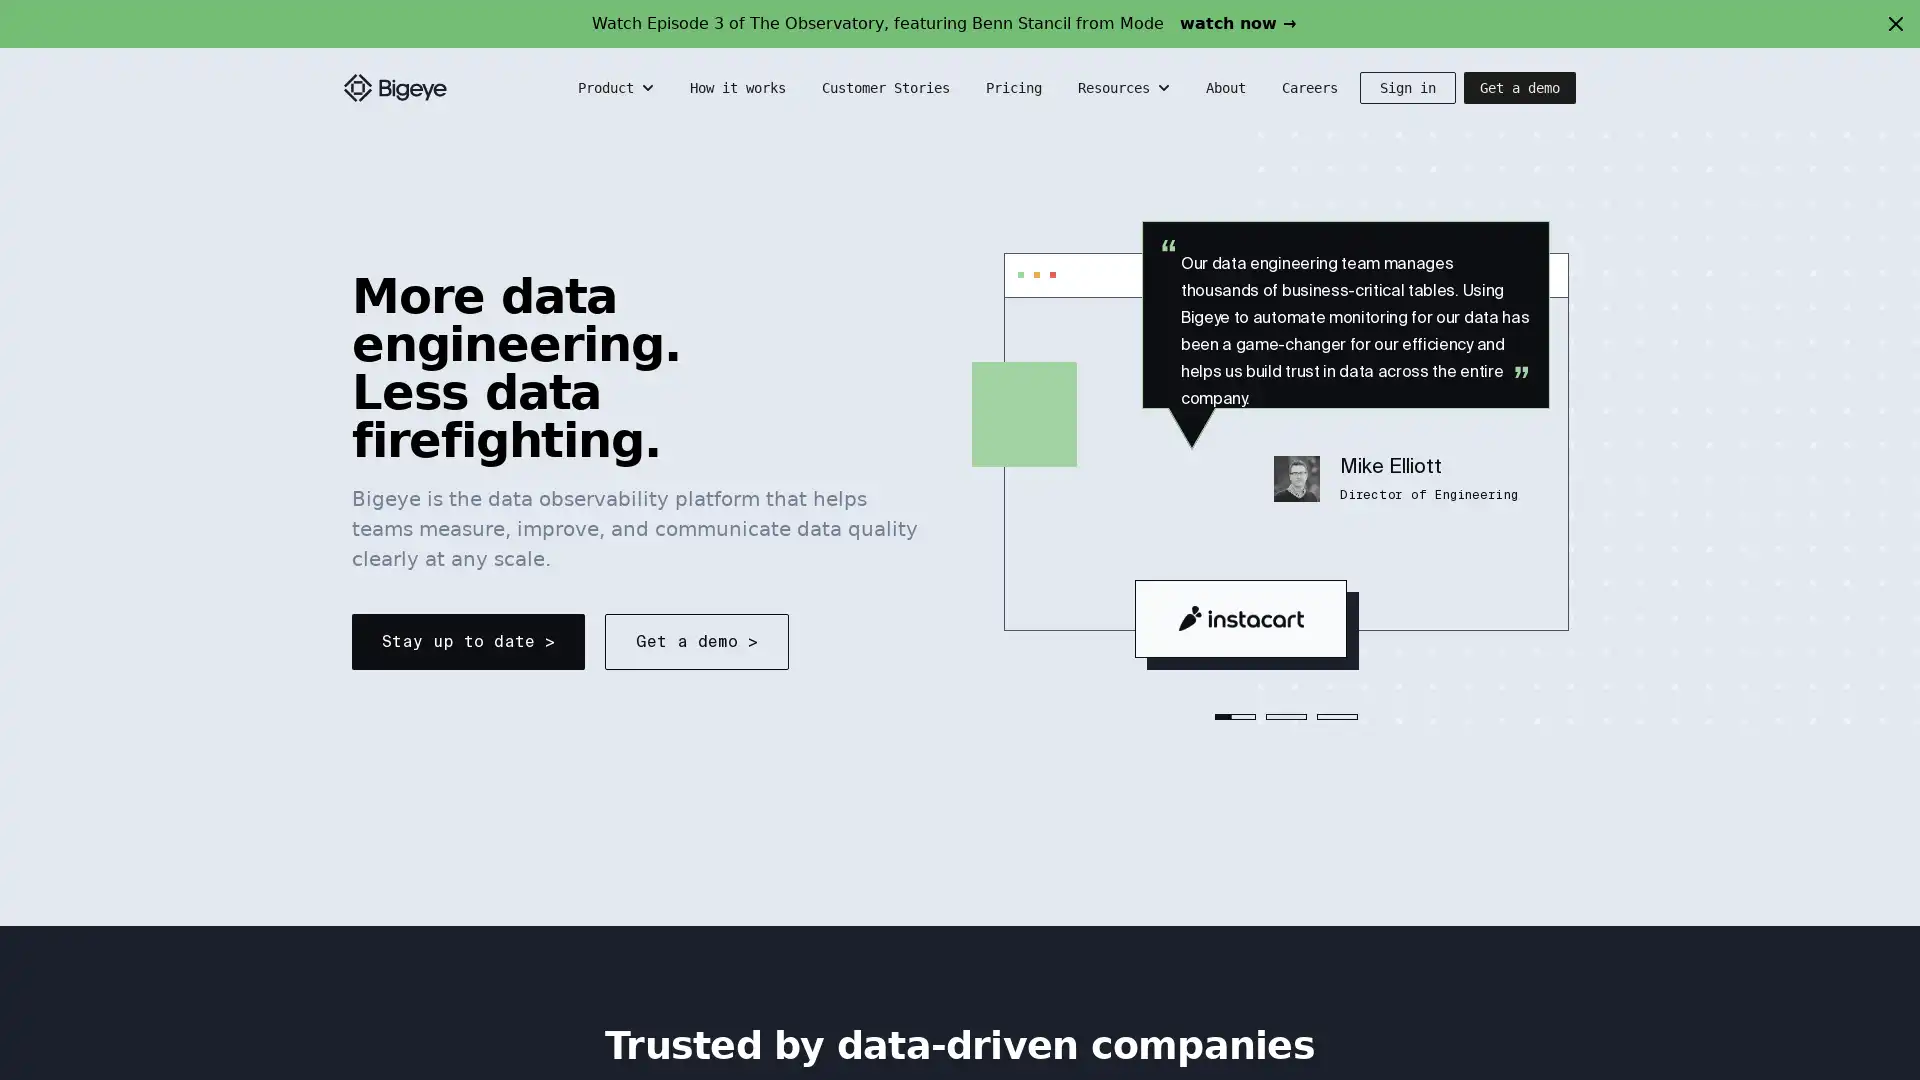  Describe the element at coordinates (1520, 87) in the screenshot. I see `Get a demo` at that location.